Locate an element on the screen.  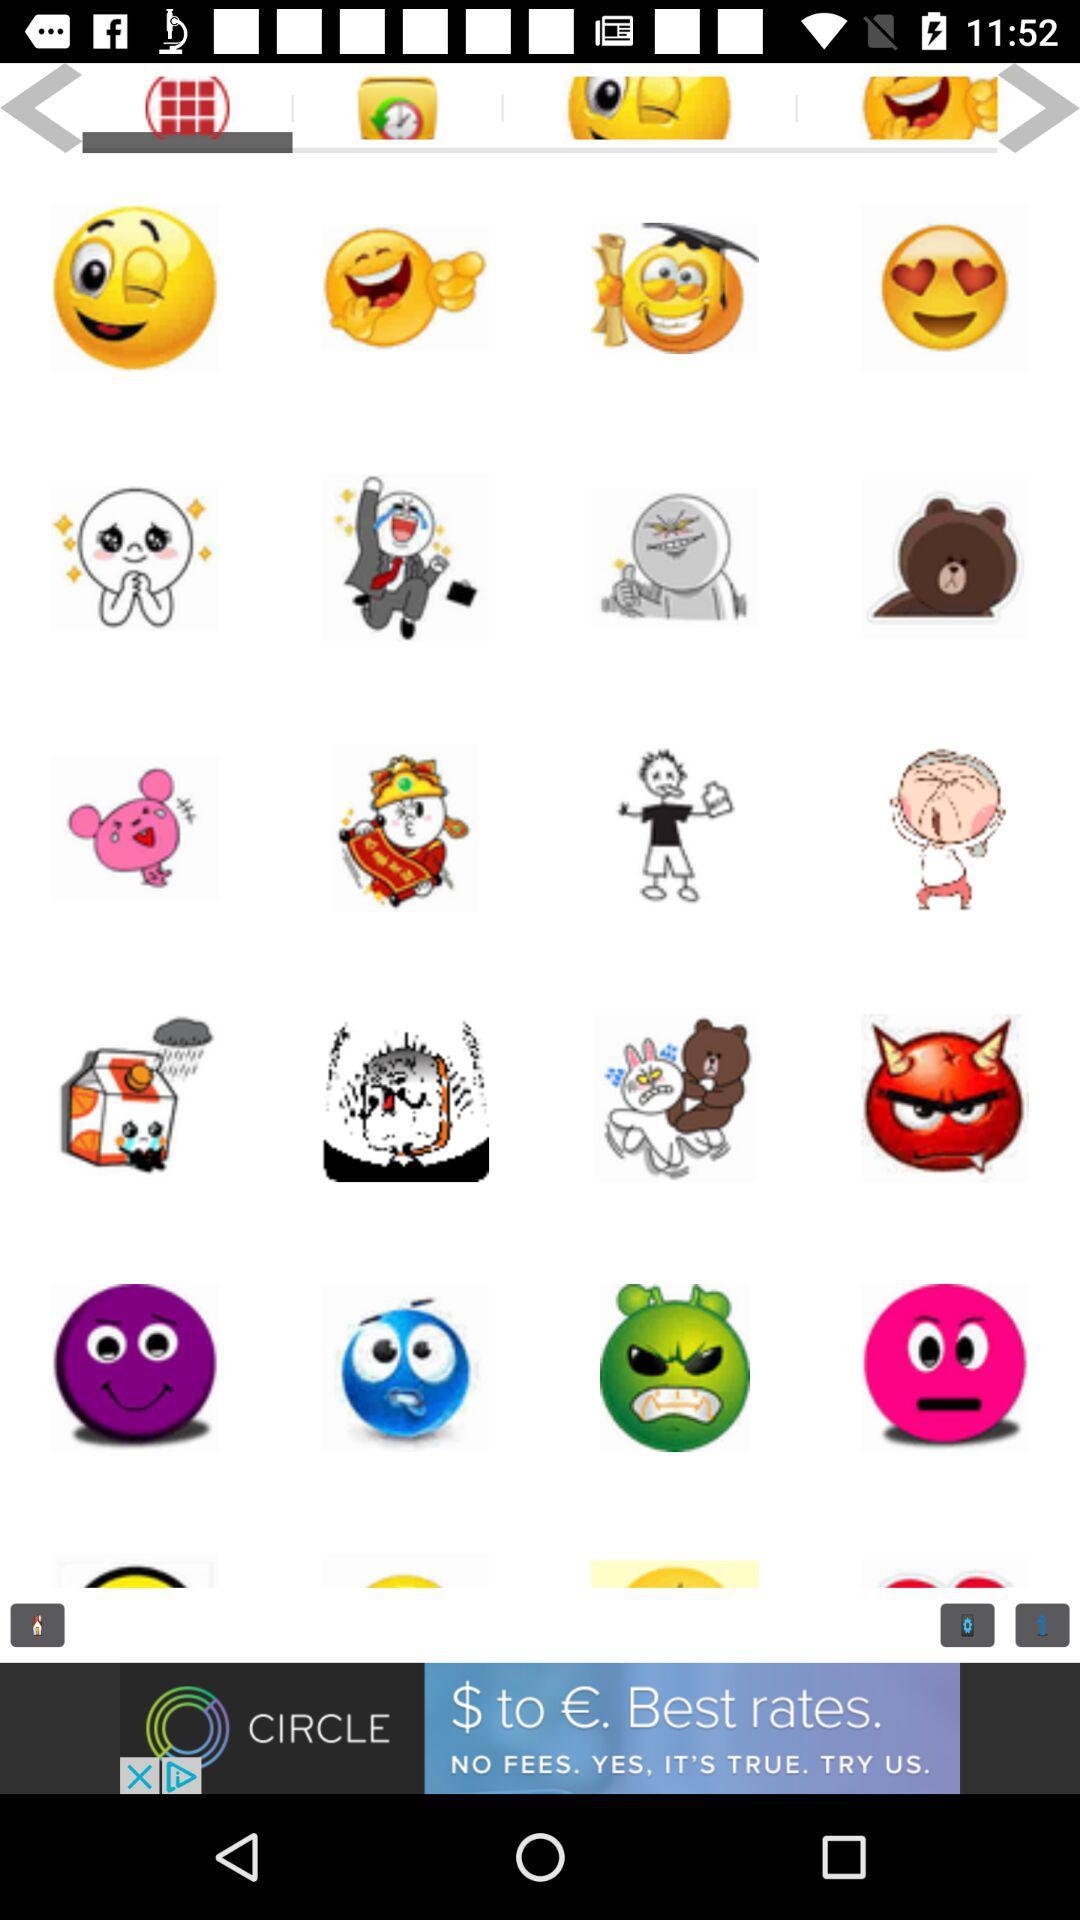
an emoji is located at coordinates (945, 1097).